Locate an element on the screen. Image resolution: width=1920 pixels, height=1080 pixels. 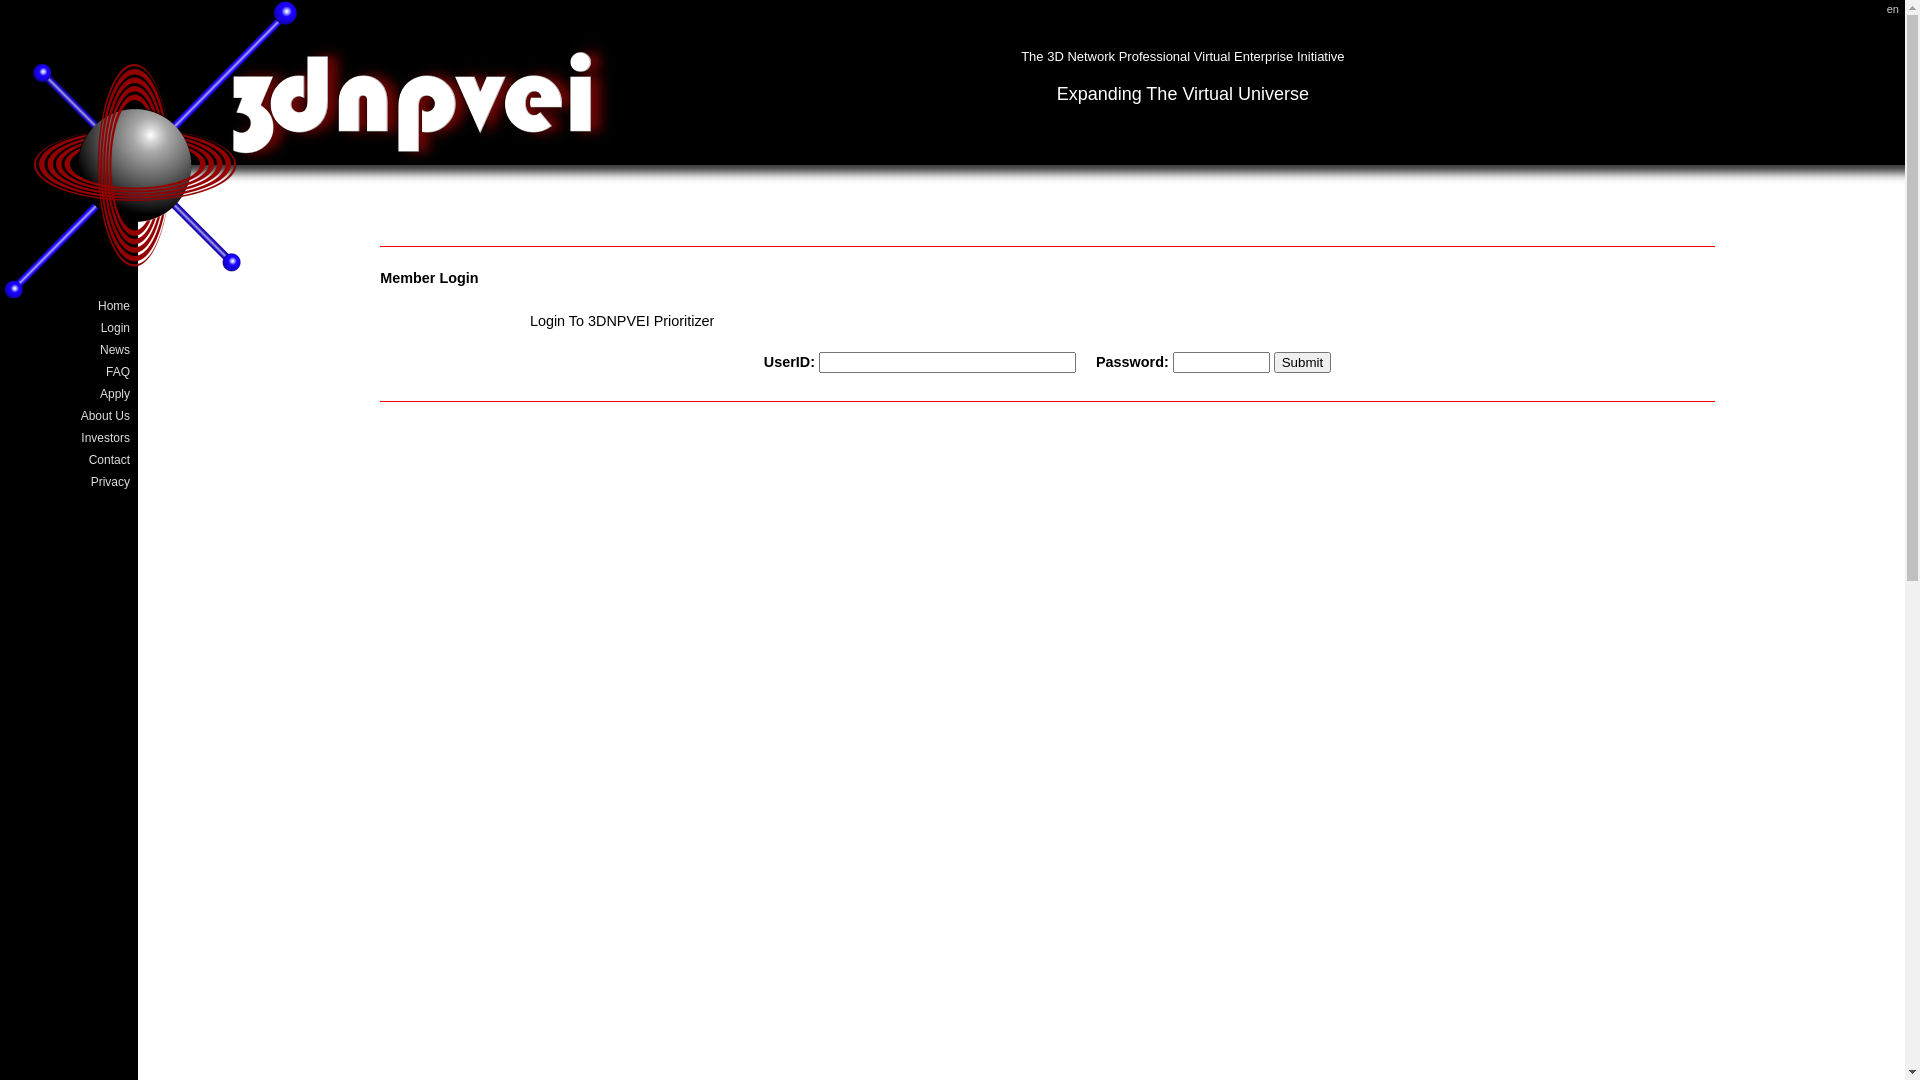
'Apply' is located at coordinates (70, 393).